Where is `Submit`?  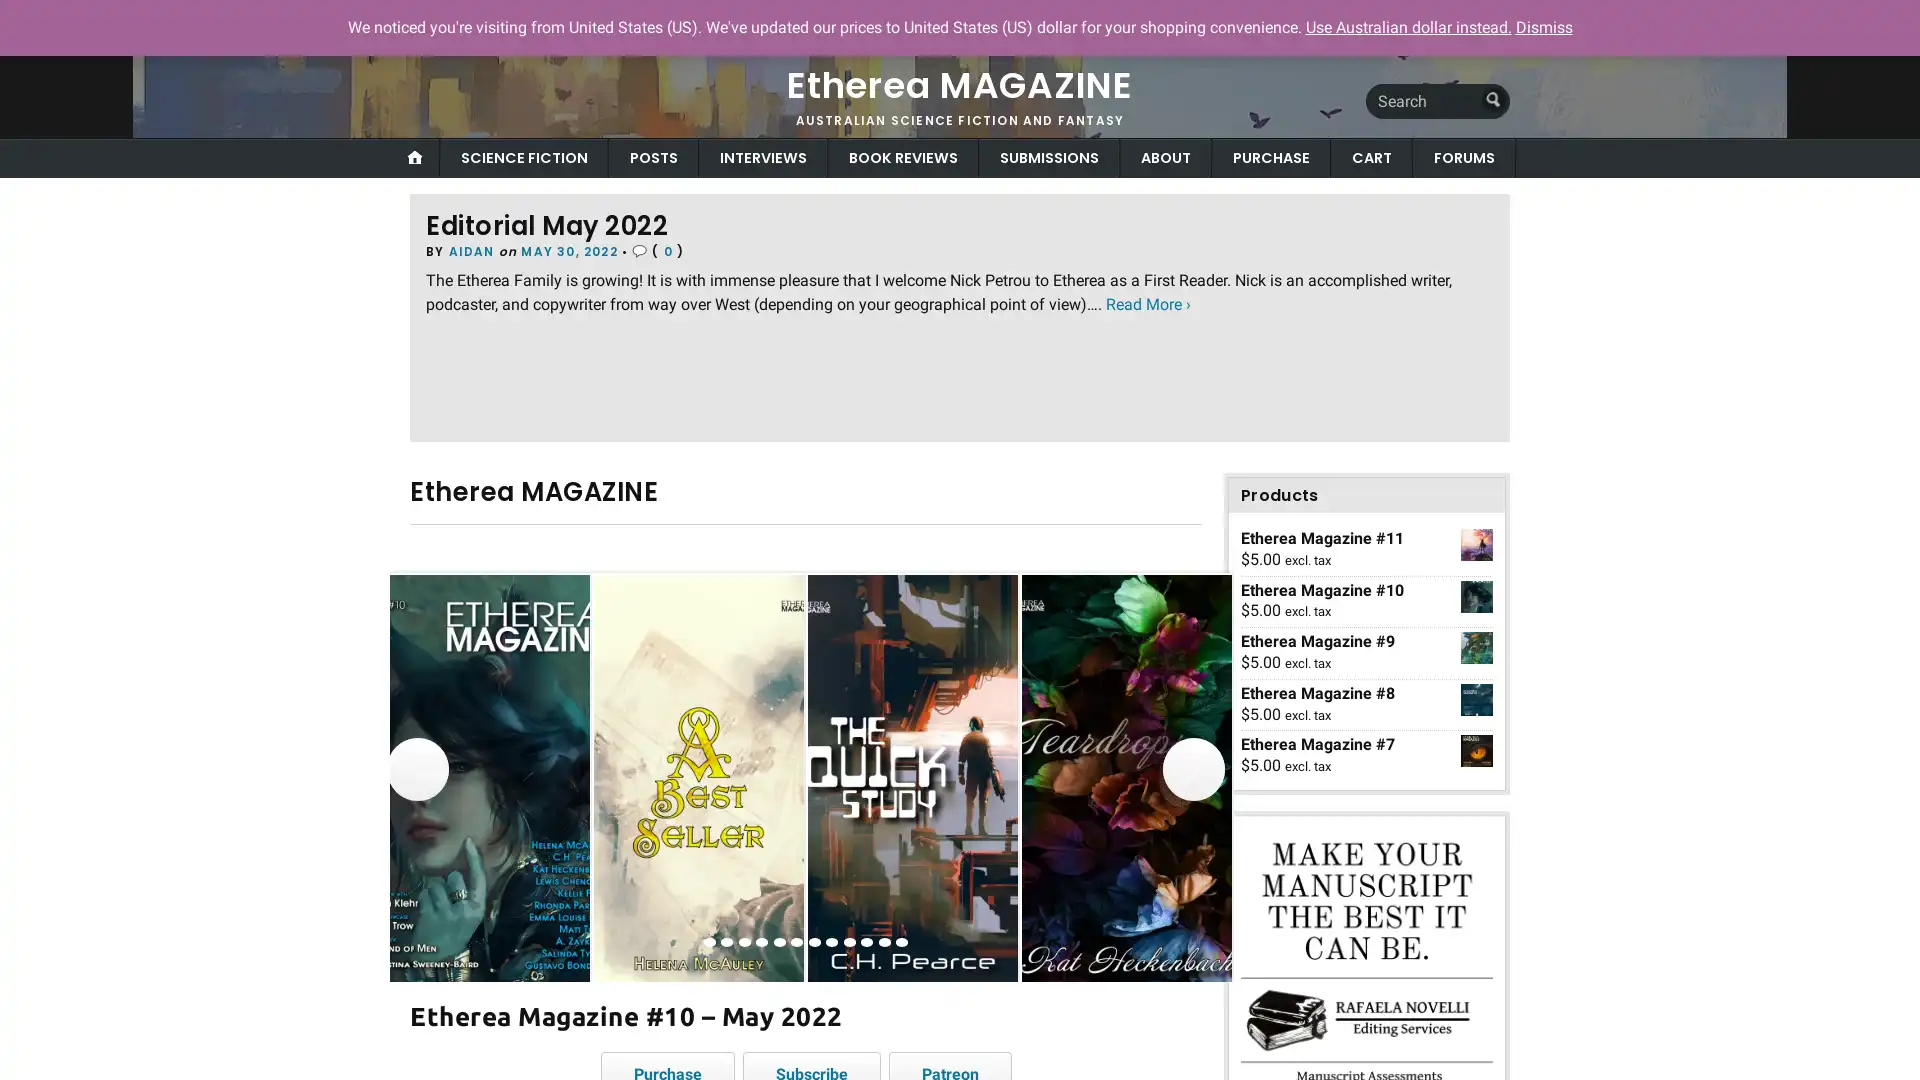 Submit is located at coordinates (1493, 100).